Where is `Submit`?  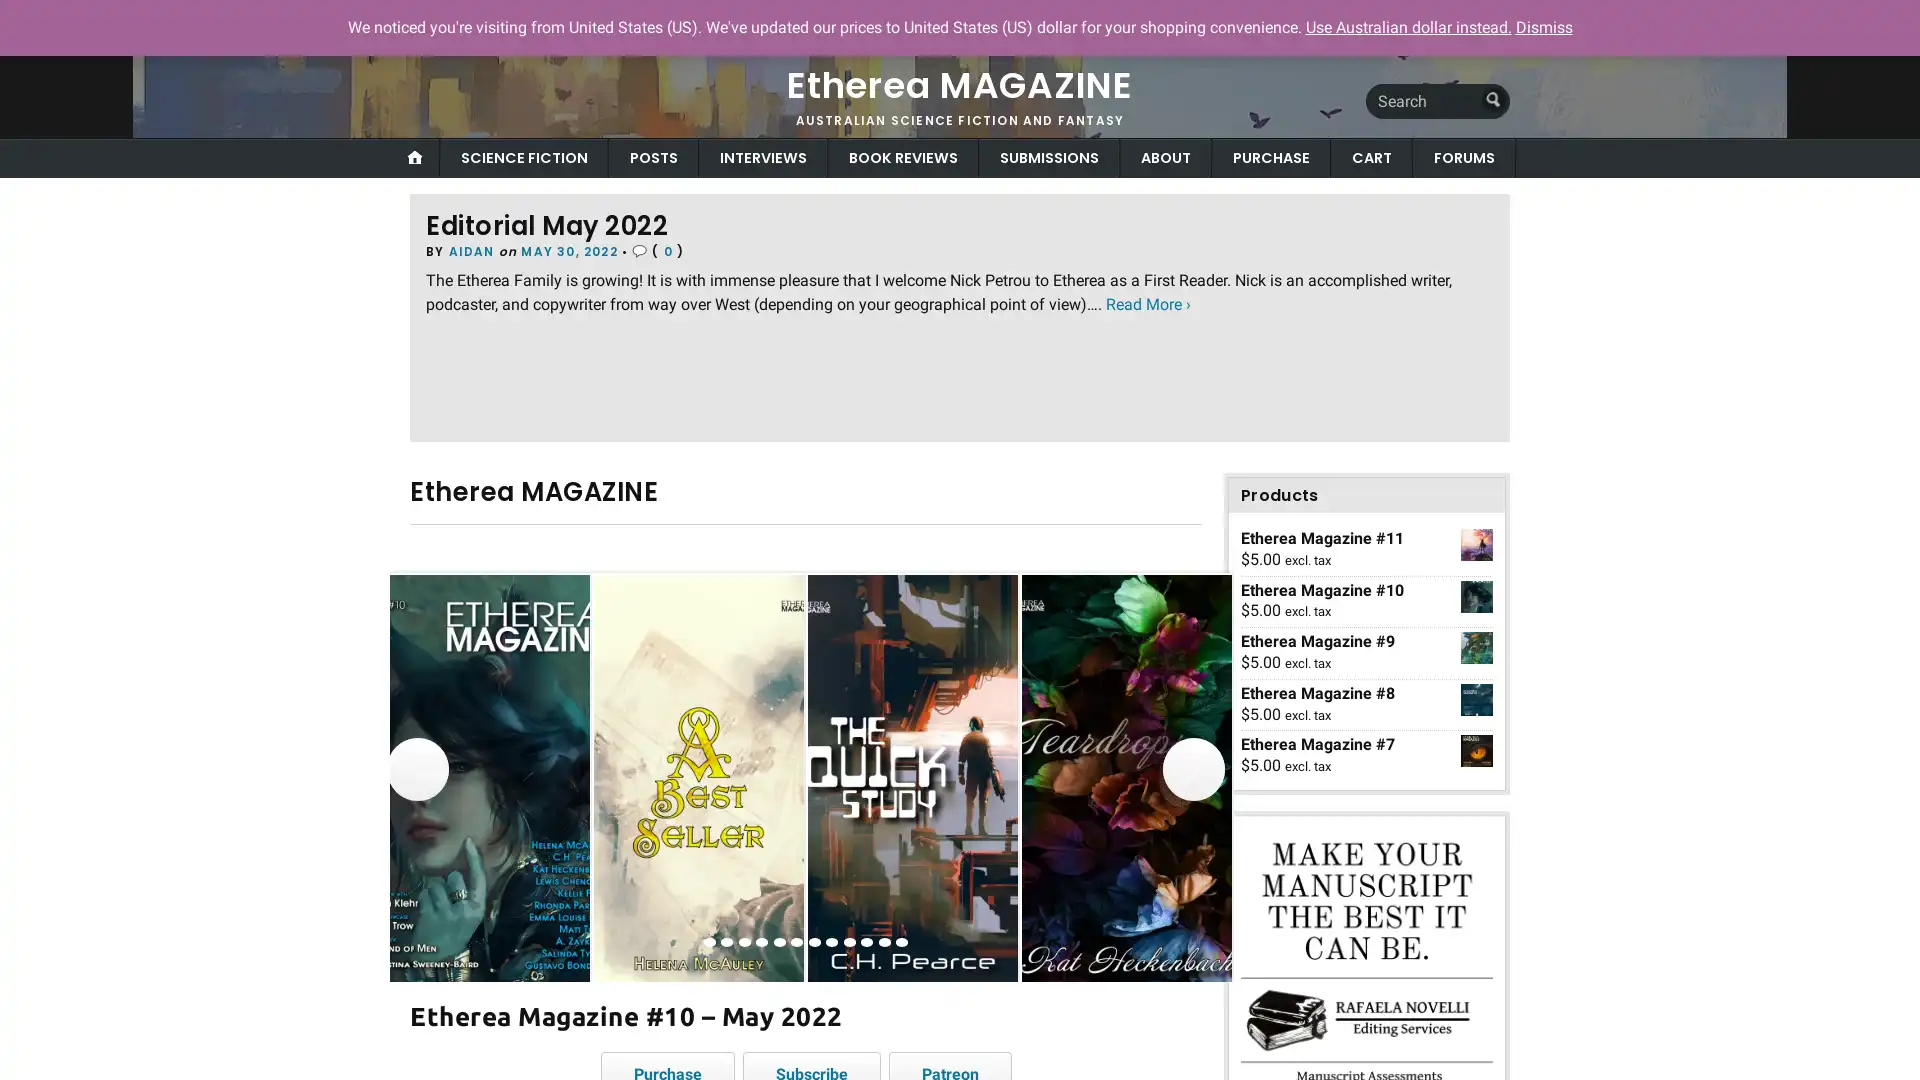 Submit is located at coordinates (1493, 100).